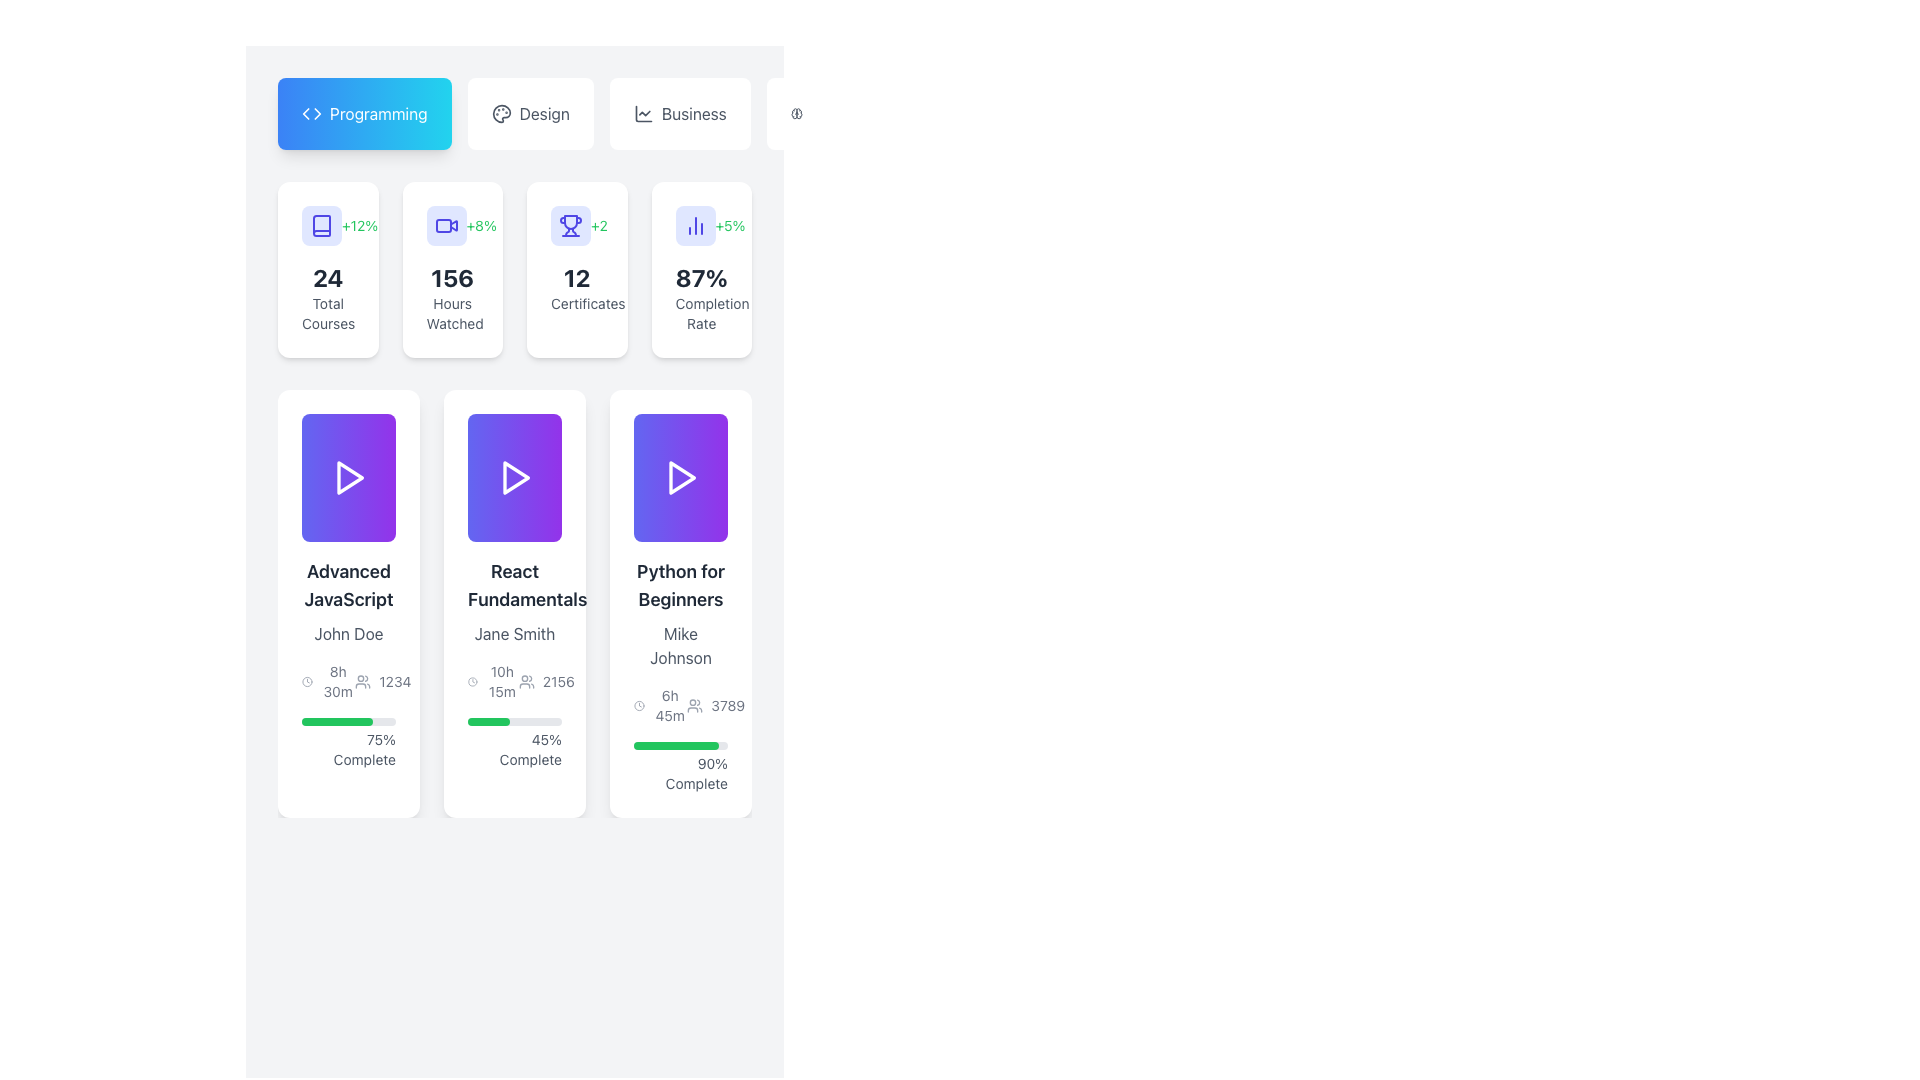  I want to click on the text label that serves as the title for the 'Advanced JavaScript' course, located in the upper half of the card just beneath the play button icon, so click(349, 585).